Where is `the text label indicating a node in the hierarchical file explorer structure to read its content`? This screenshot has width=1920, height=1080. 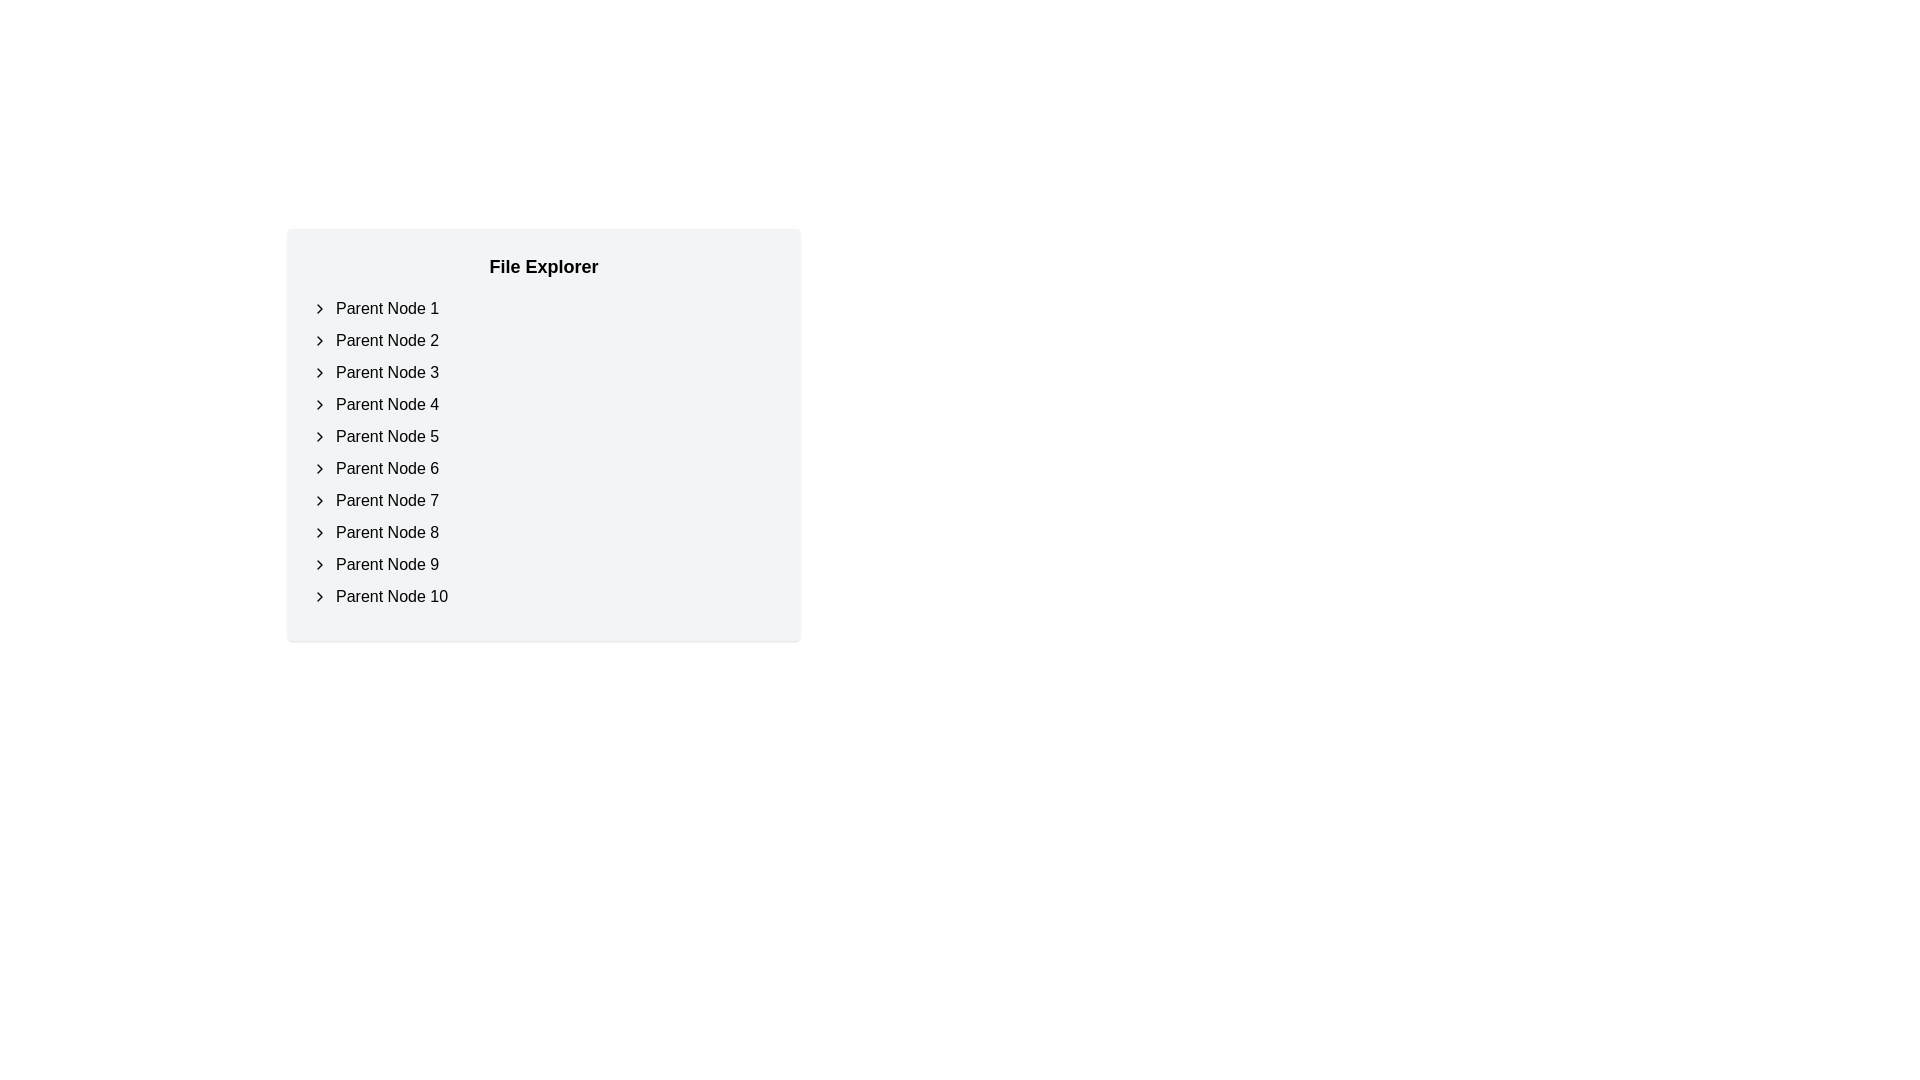 the text label indicating a node in the hierarchical file explorer structure to read its content is located at coordinates (387, 531).